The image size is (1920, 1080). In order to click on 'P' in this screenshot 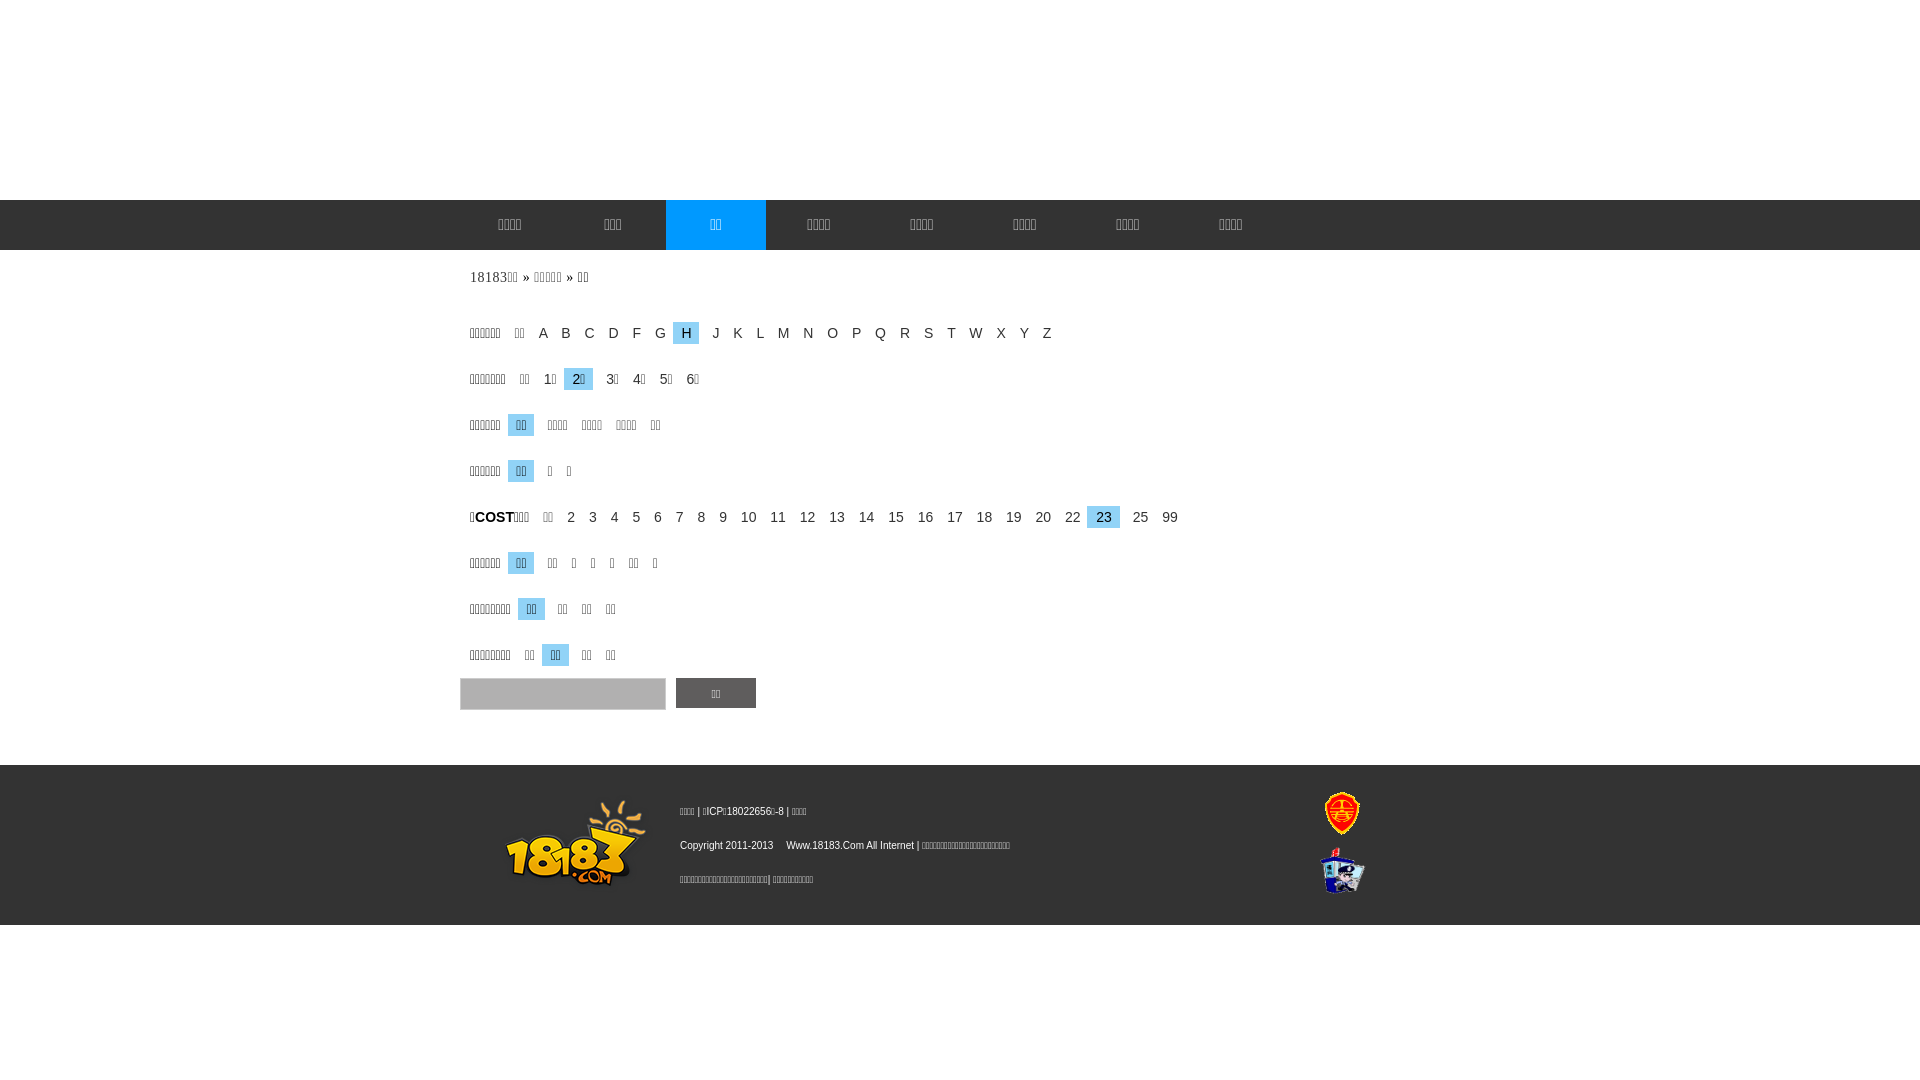, I will do `click(851, 331)`.